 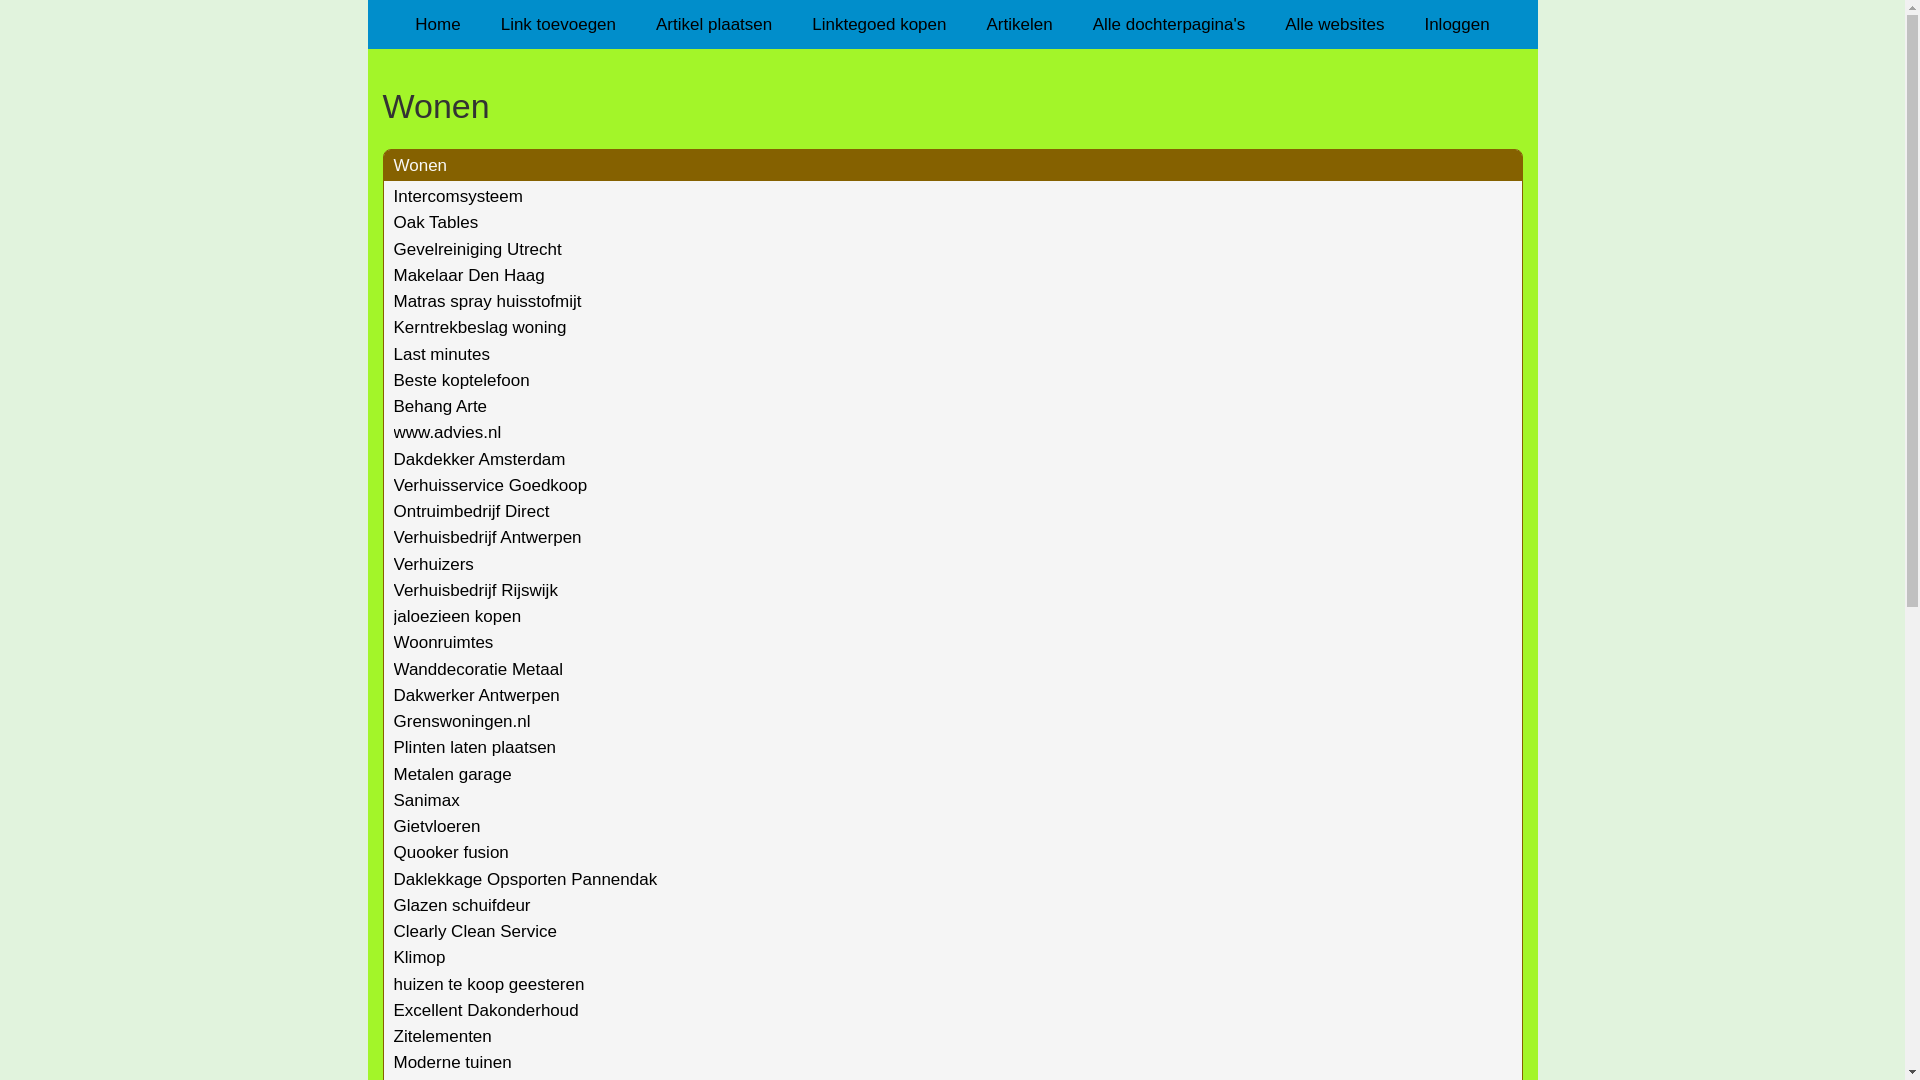 I want to click on 'Gevelreiniging Utrecht', so click(x=393, y=248).